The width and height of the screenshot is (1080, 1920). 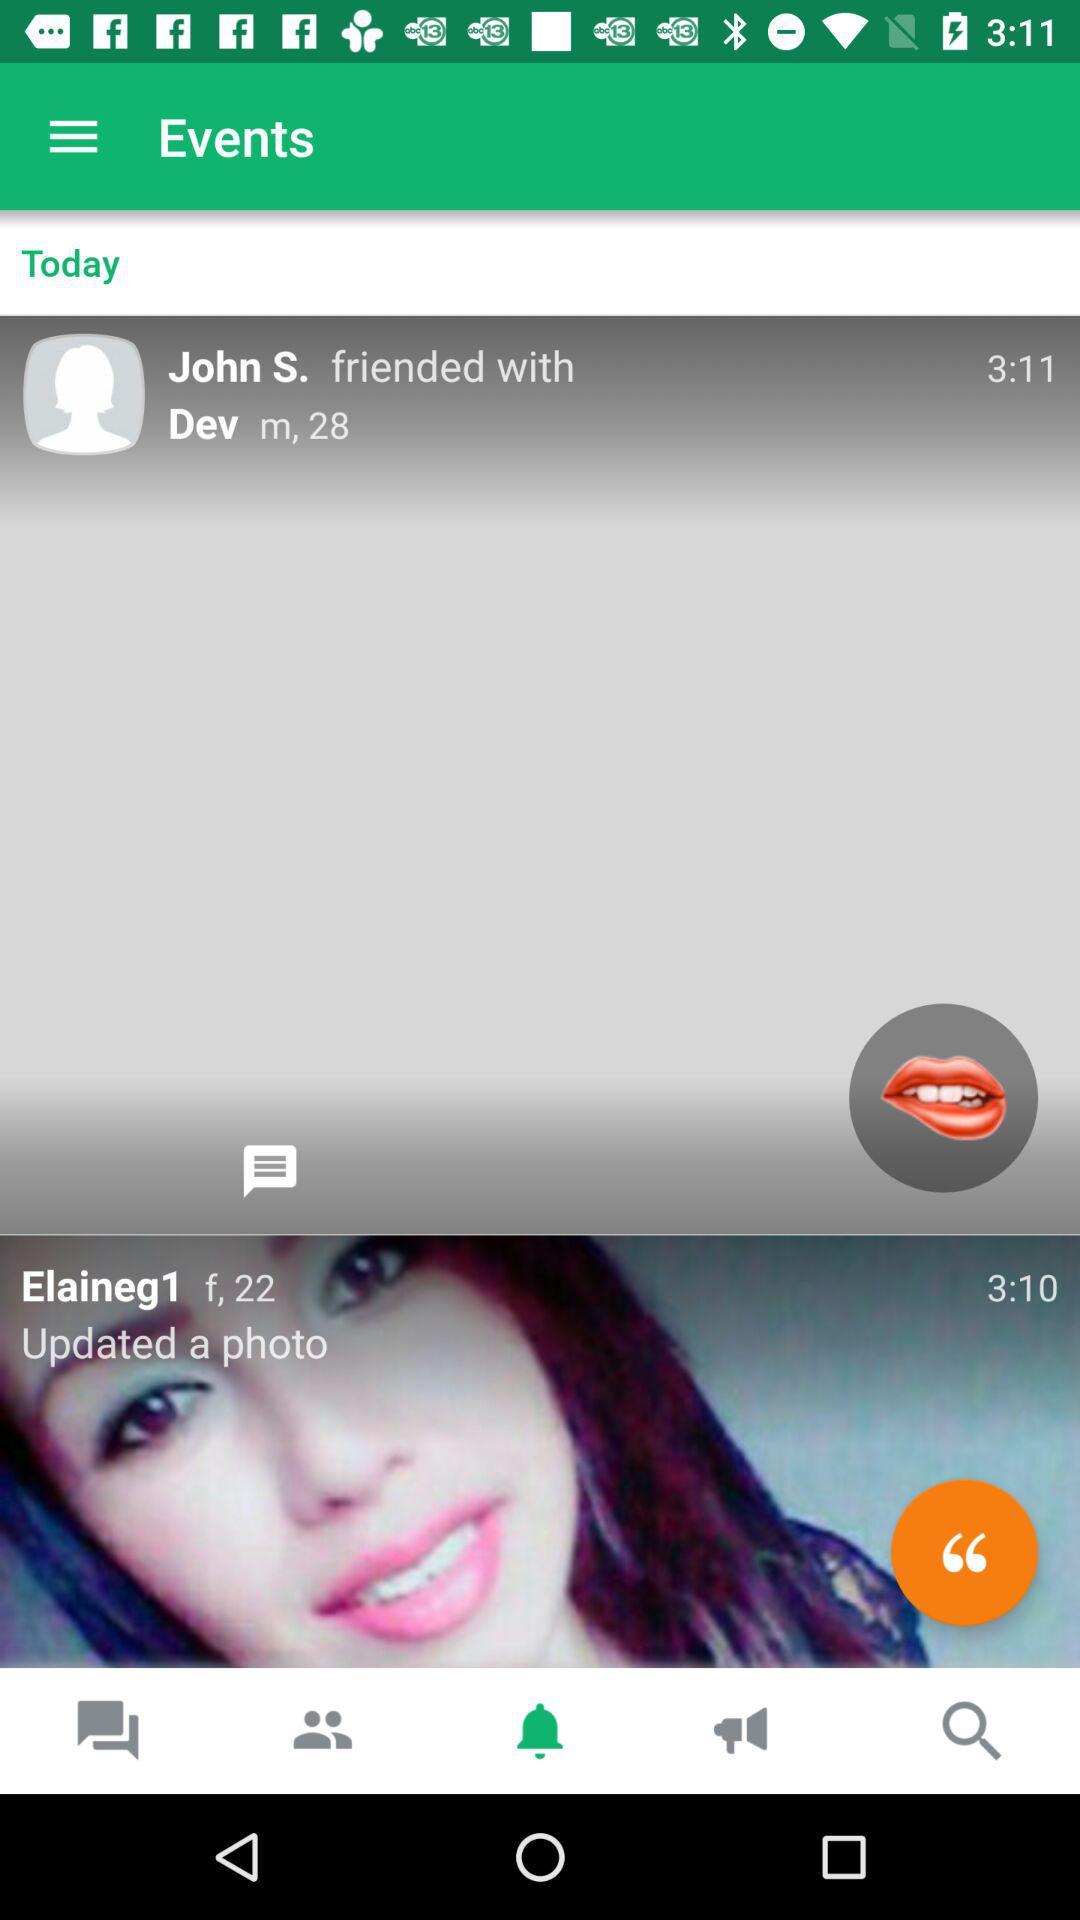 I want to click on the item above the today, so click(x=72, y=135).